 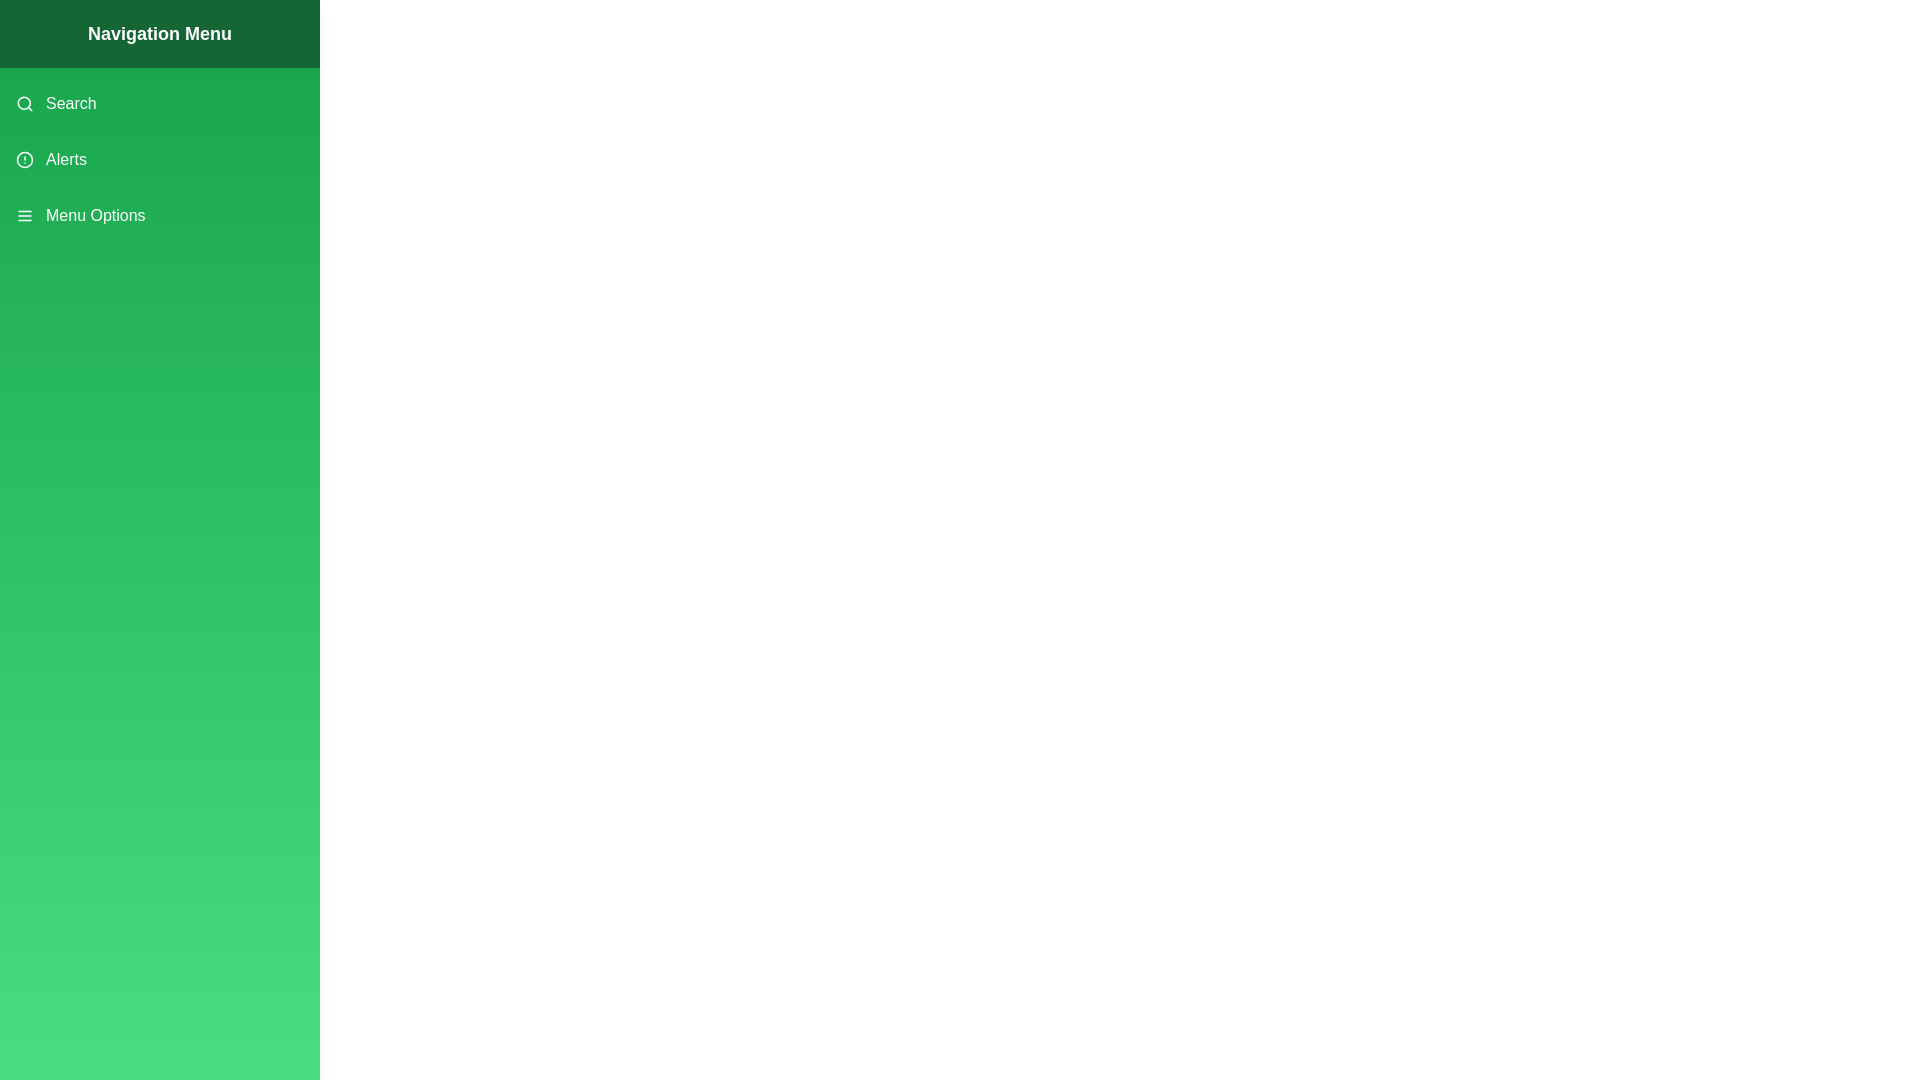 I want to click on the menu item Alerts to observe its hover effect, so click(x=158, y=158).